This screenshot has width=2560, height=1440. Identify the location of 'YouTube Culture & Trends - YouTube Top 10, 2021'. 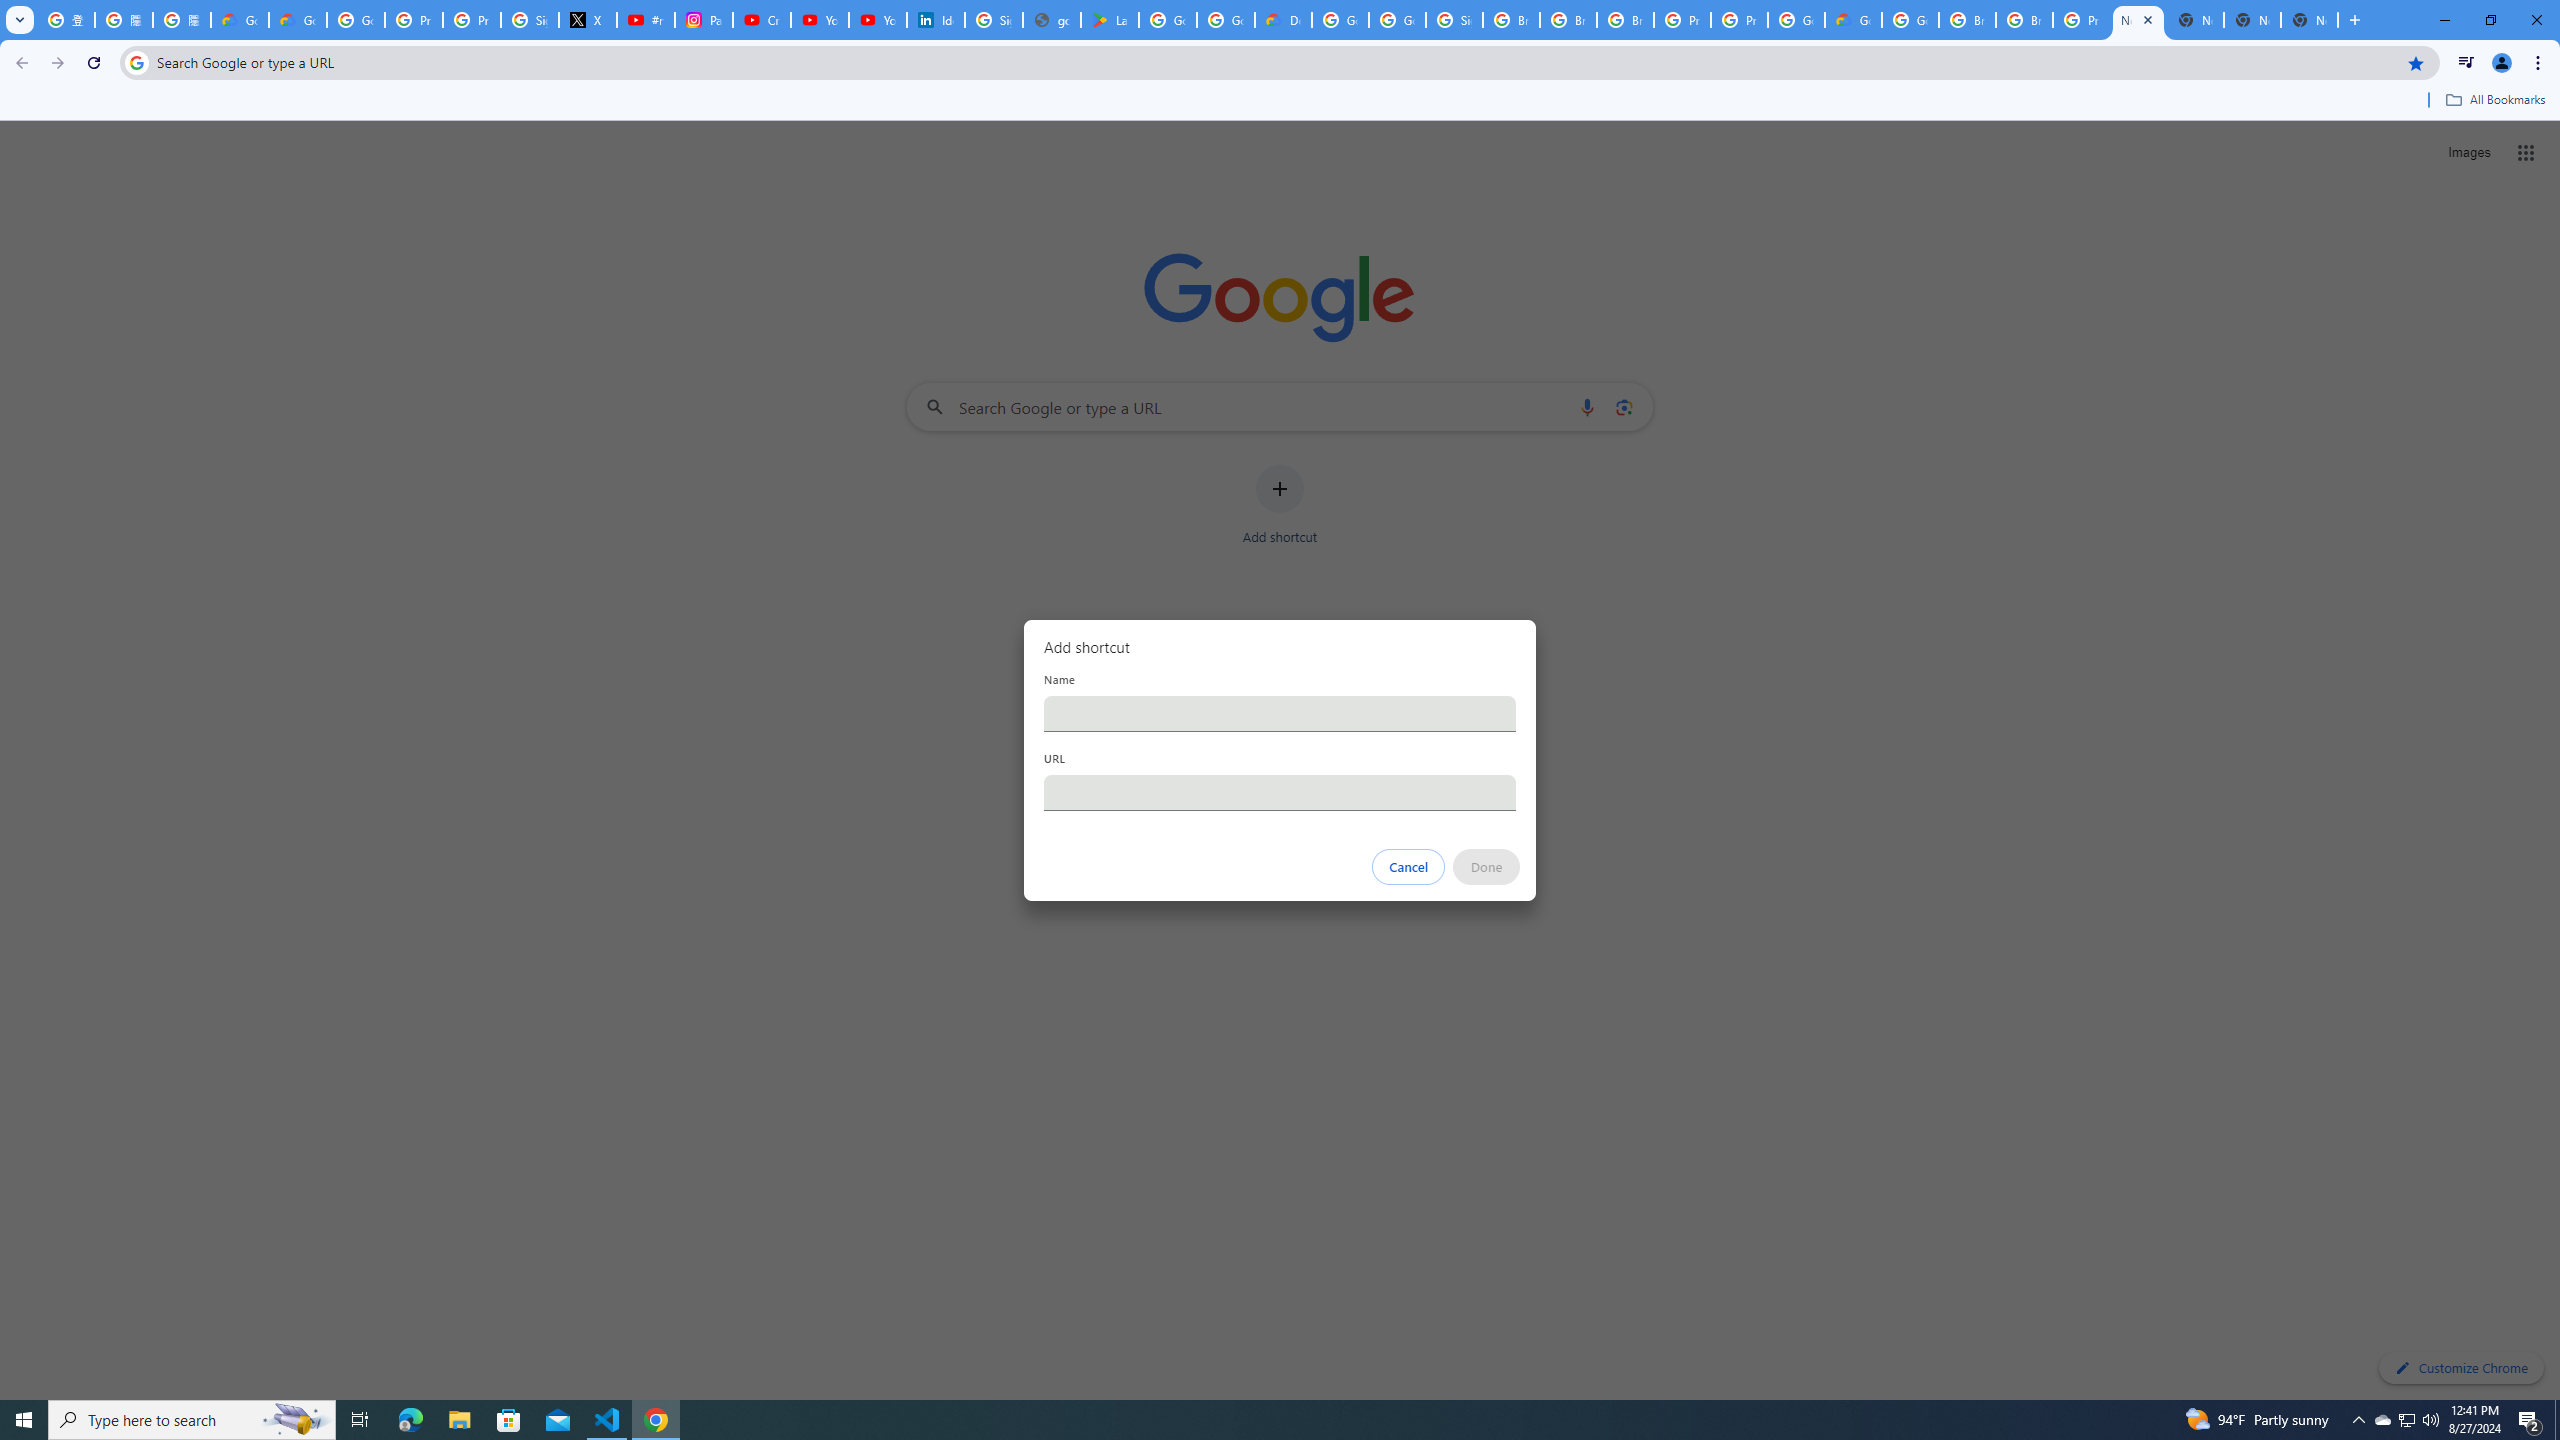
(877, 19).